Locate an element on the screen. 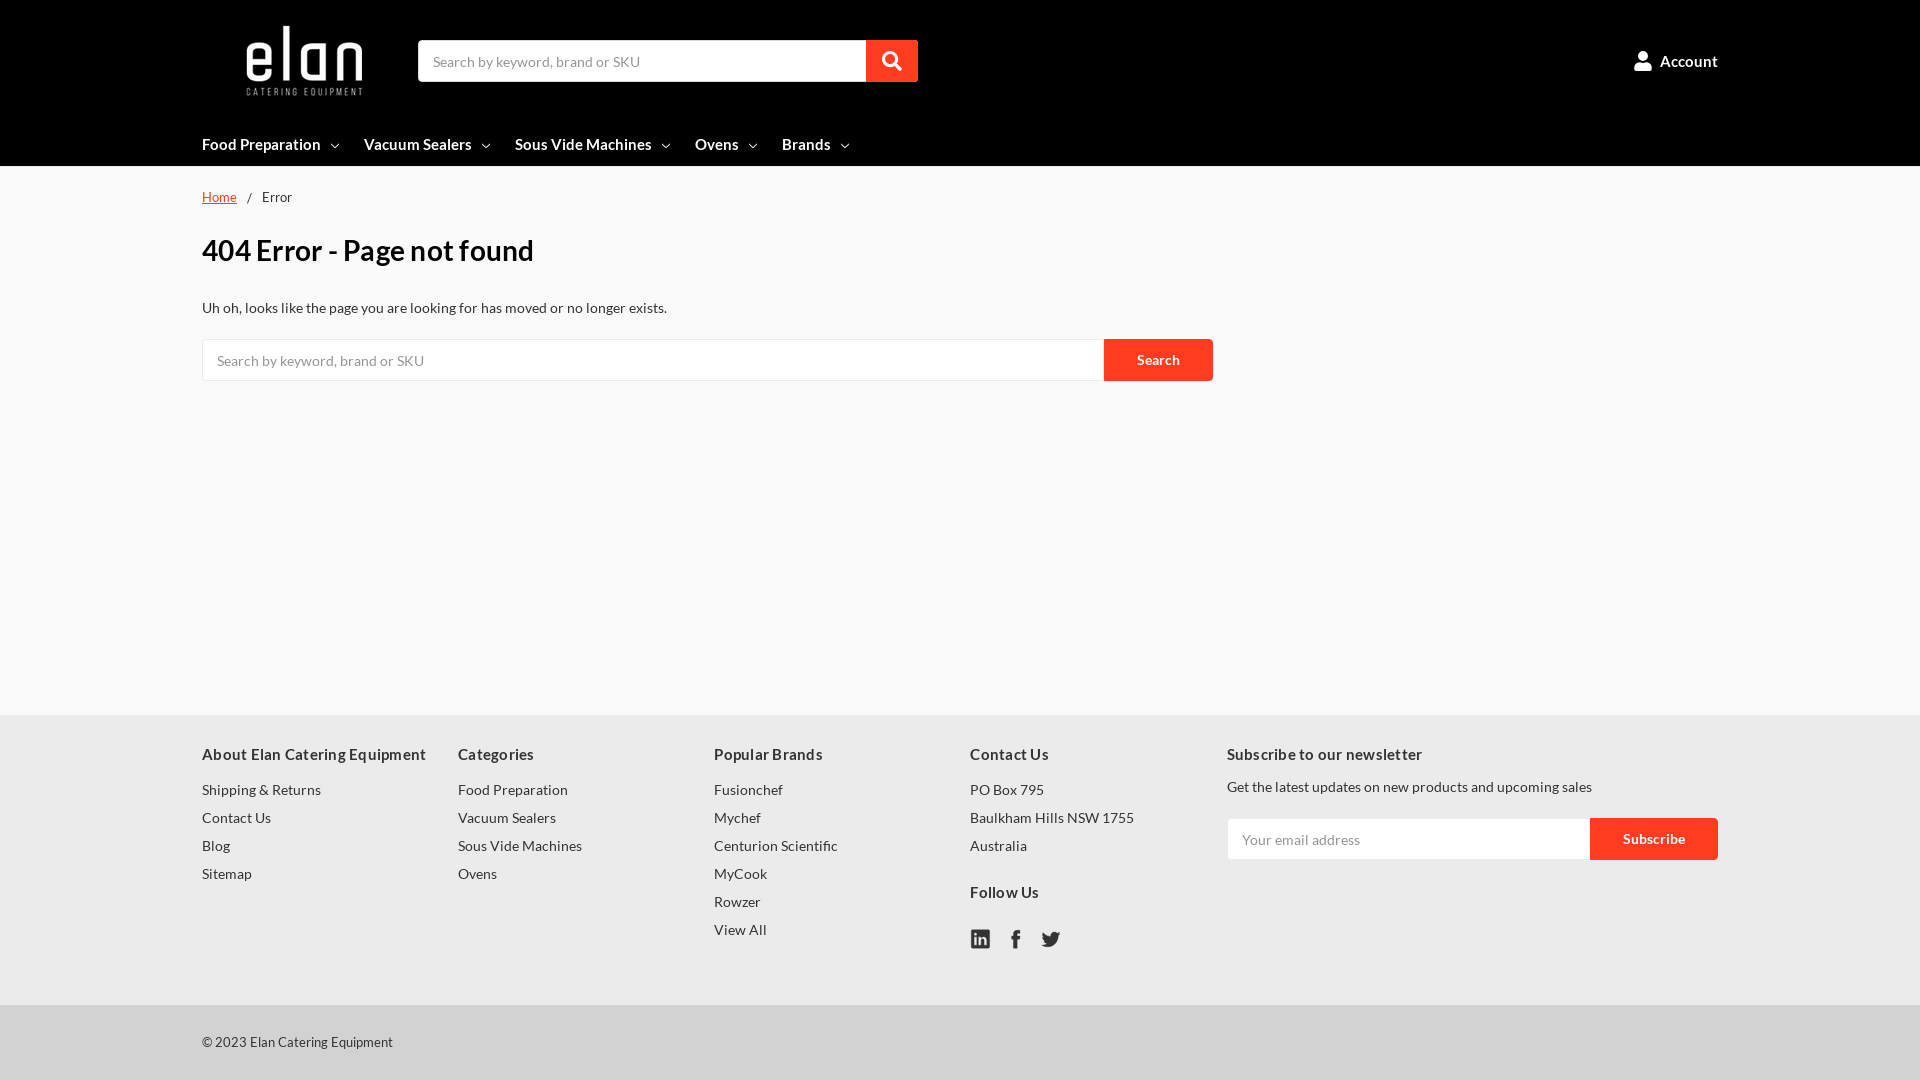 This screenshot has width=1920, height=1080. 'Fusionchef' is located at coordinates (747, 788).